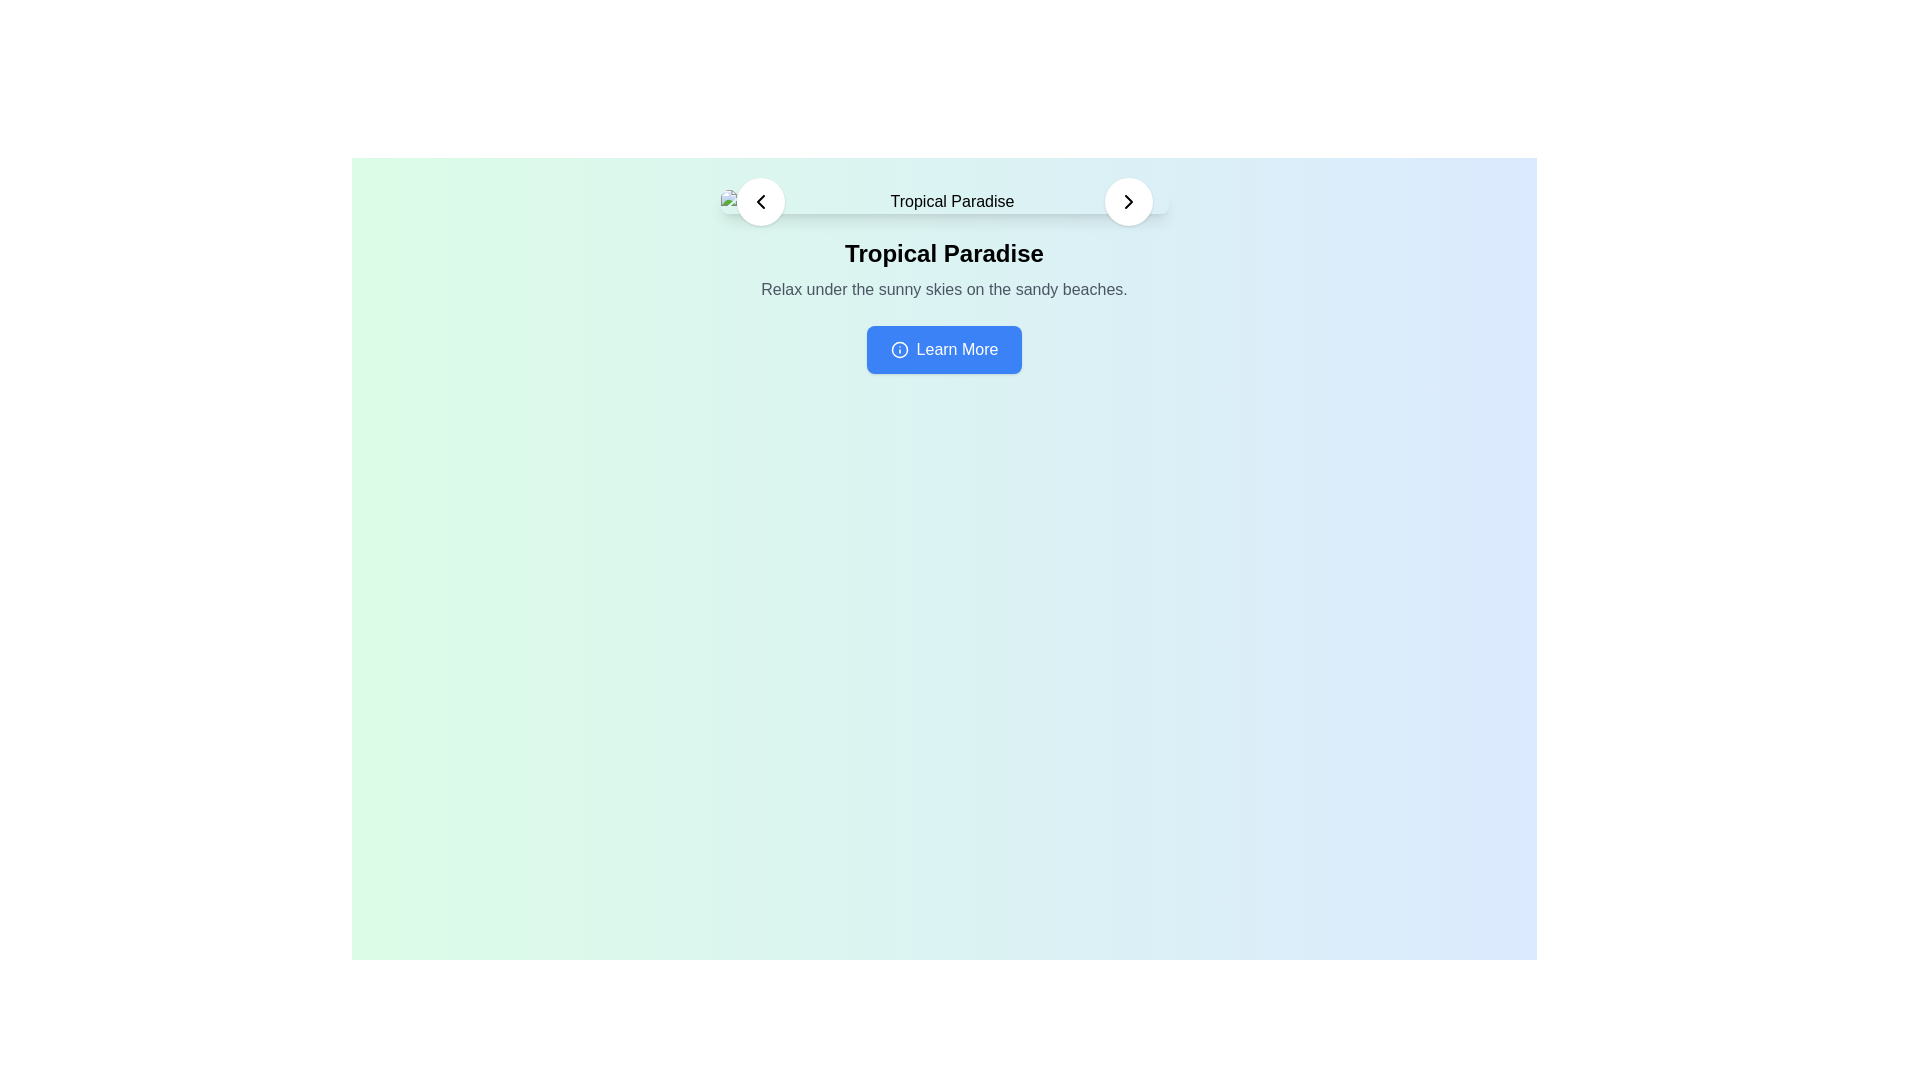 The image size is (1920, 1080). What do you see at coordinates (759, 201) in the screenshot?
I see `the SVG Icon within the white circular button` at bounding box center [759, 201].